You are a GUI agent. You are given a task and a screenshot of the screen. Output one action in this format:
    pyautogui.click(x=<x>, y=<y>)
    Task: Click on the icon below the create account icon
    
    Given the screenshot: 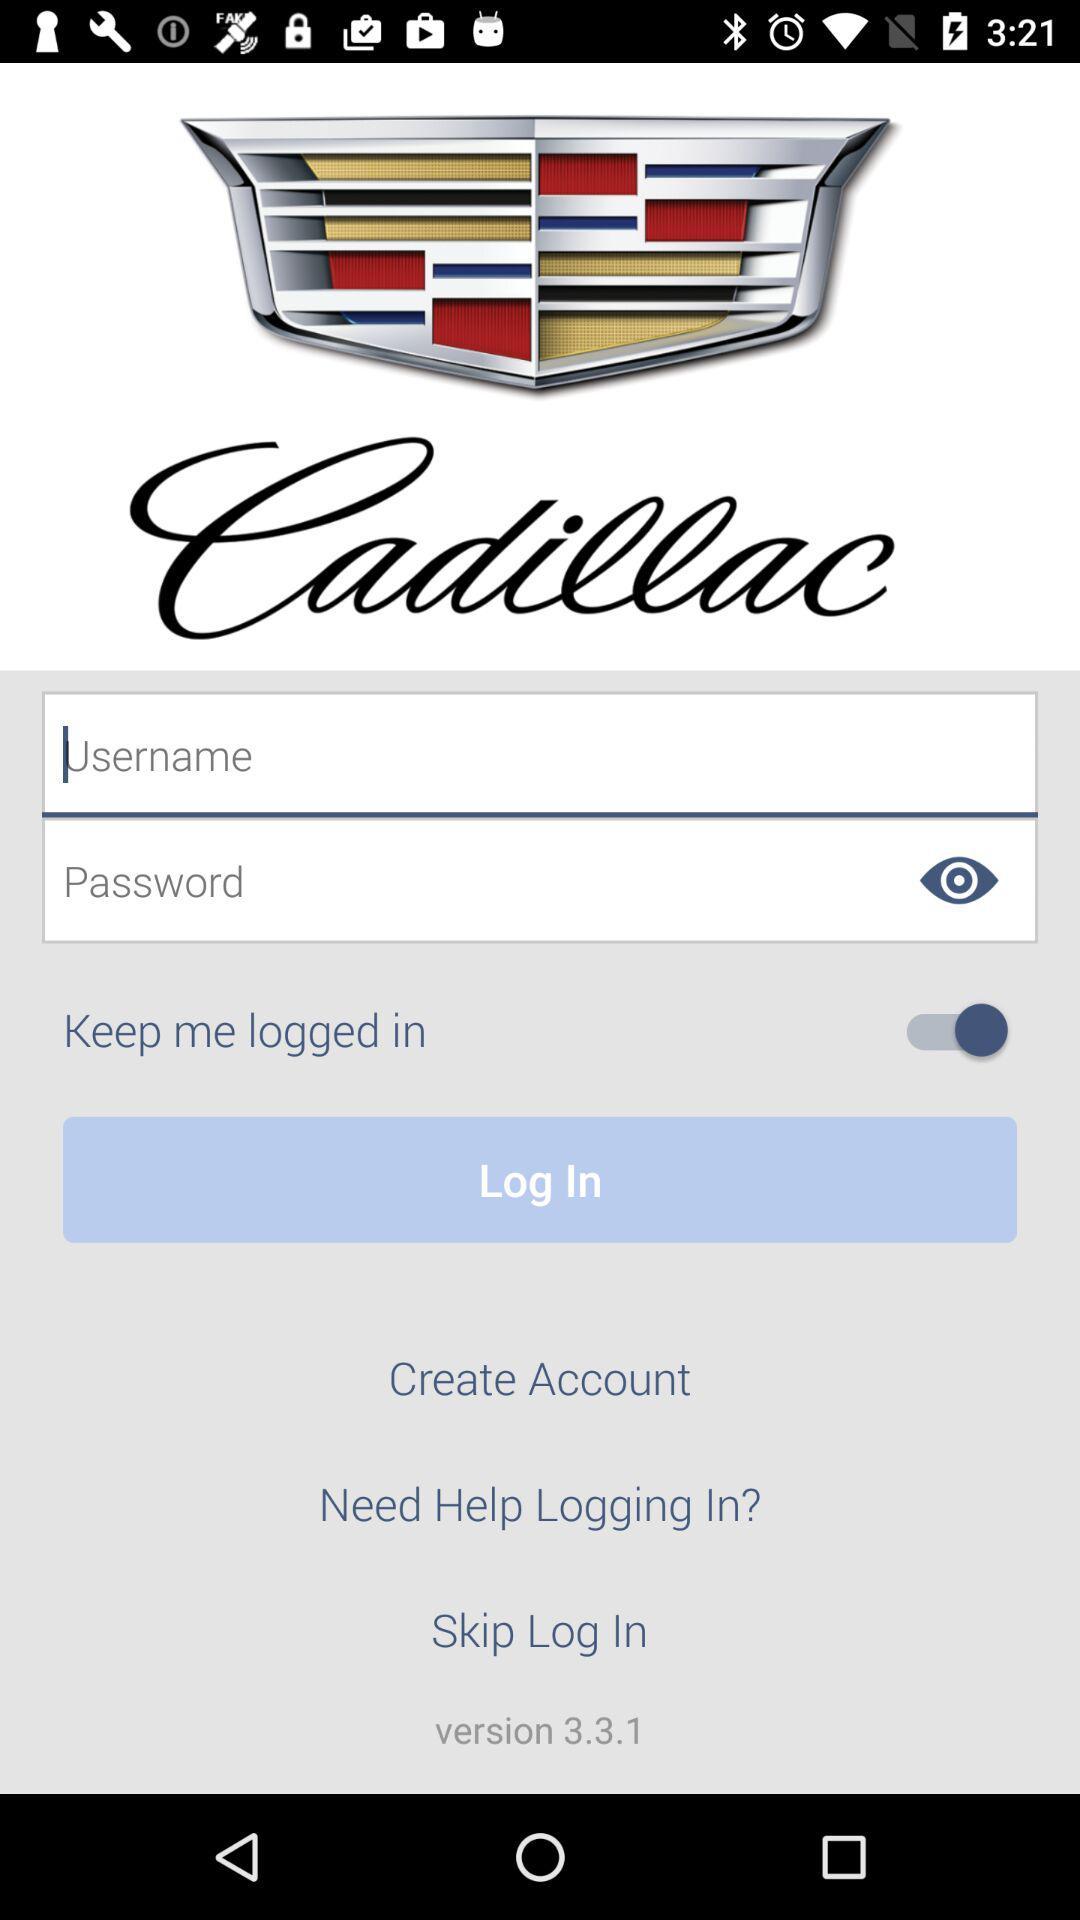 What is the action you would take?
    pyautogui.click(x=540, y=1515)
    